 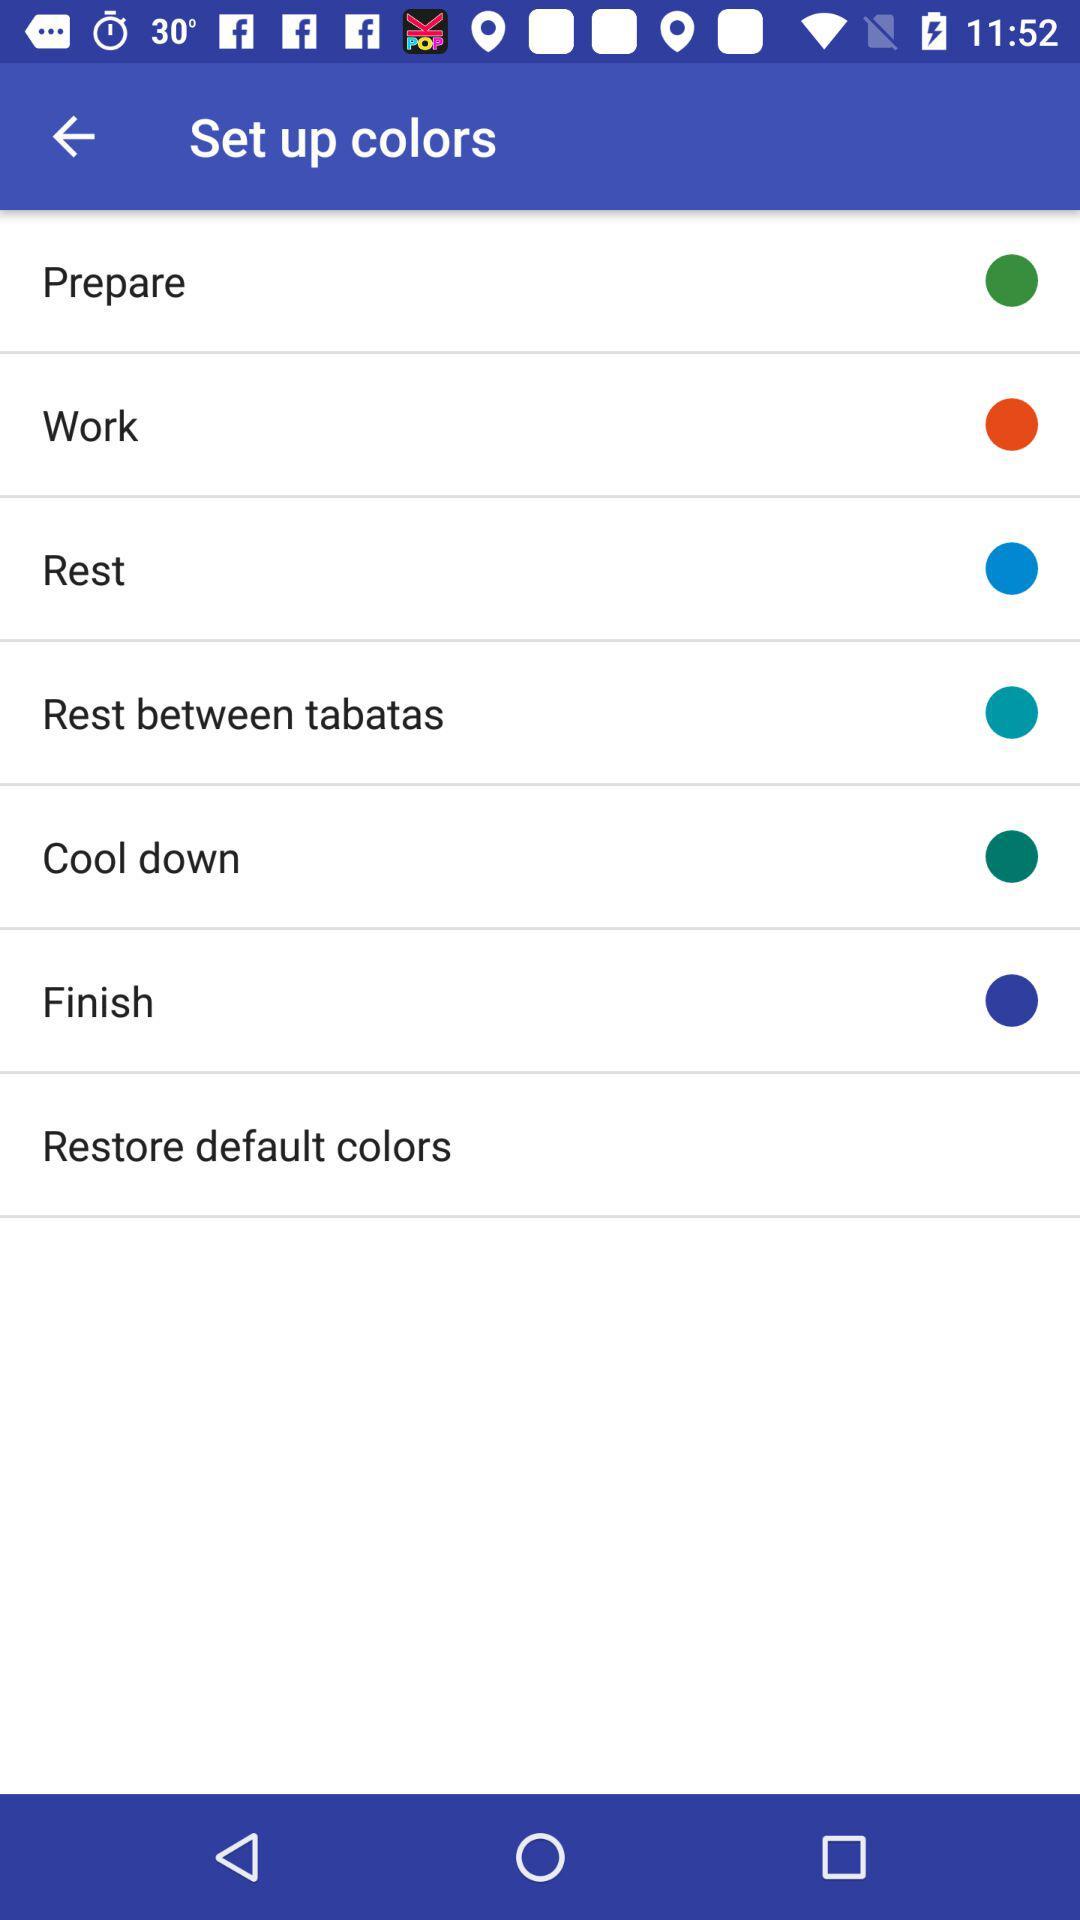 I want to click on item to the left of the set up colors icon, so click(x=72, y=135).